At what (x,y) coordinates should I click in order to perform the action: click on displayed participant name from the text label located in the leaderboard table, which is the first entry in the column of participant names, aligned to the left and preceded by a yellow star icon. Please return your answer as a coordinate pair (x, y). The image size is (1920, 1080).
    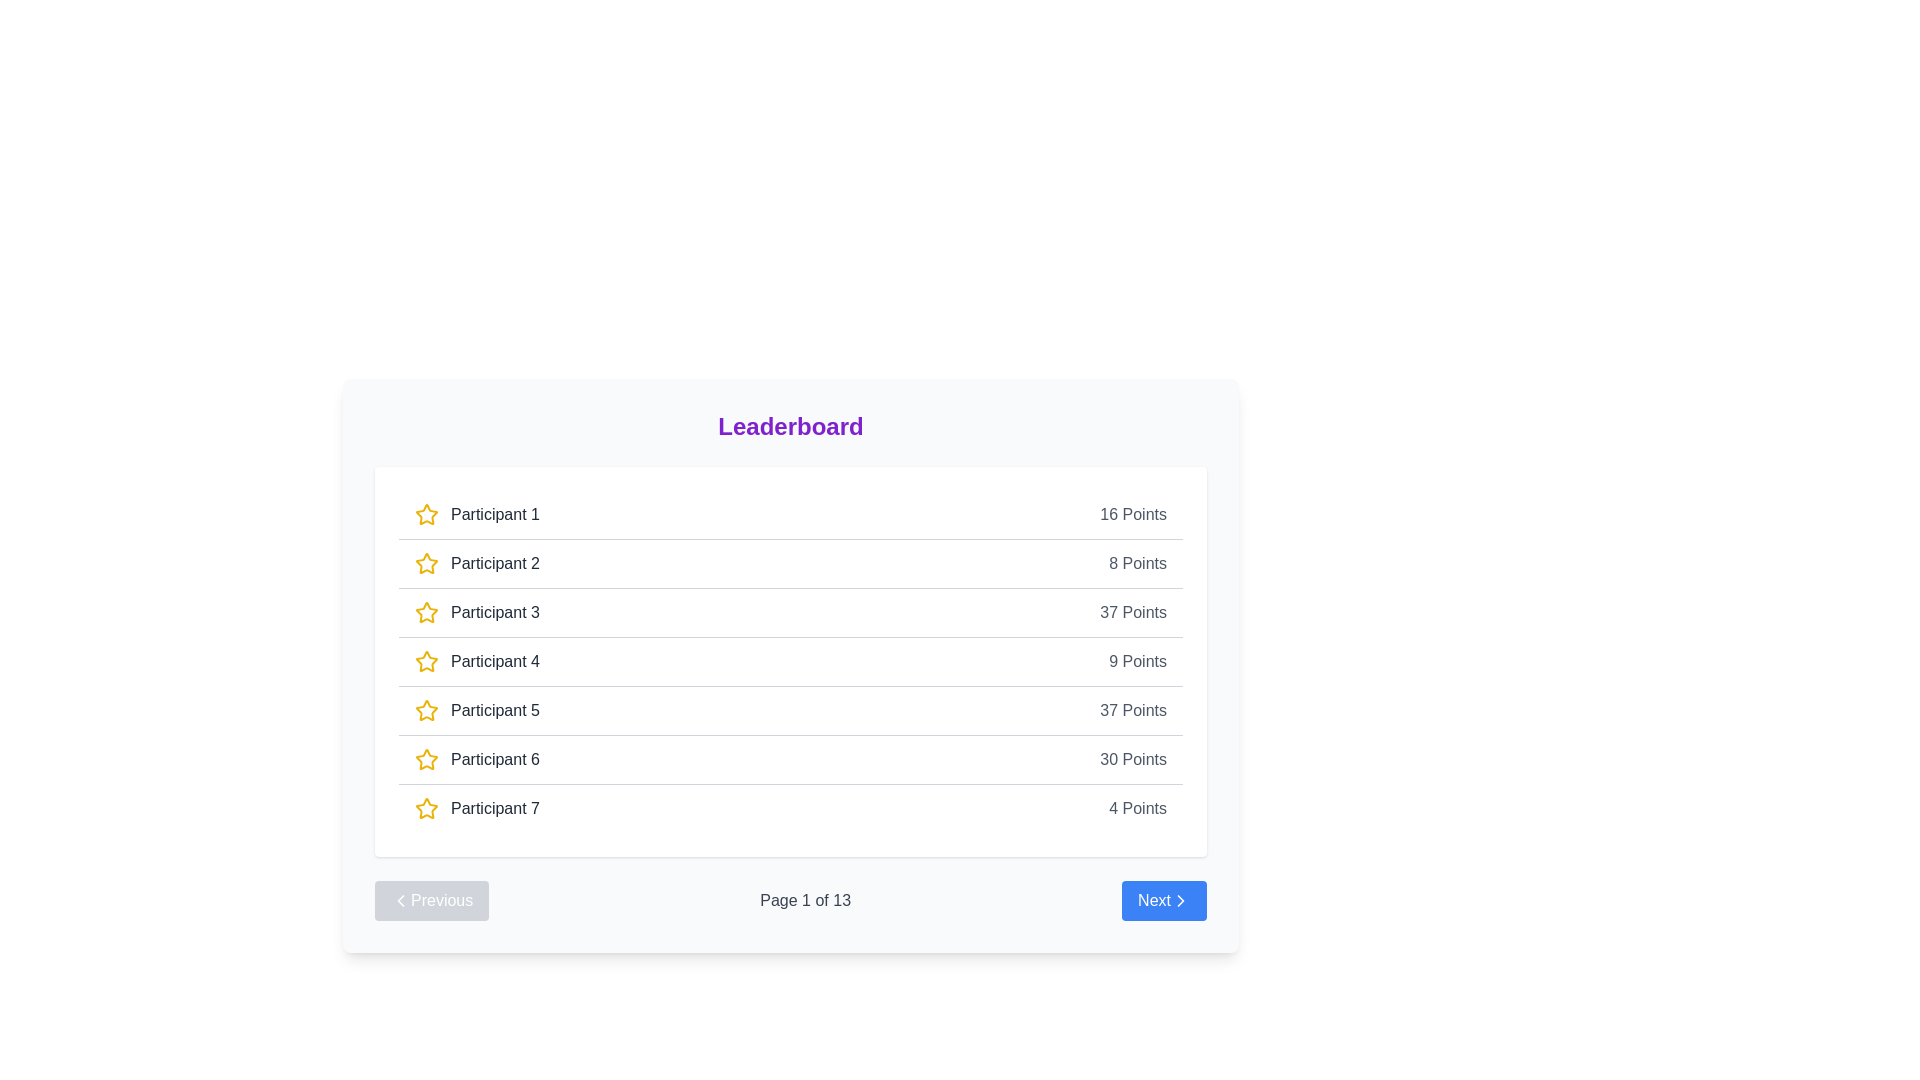
    Looking at the image, I should click on (495, 514).